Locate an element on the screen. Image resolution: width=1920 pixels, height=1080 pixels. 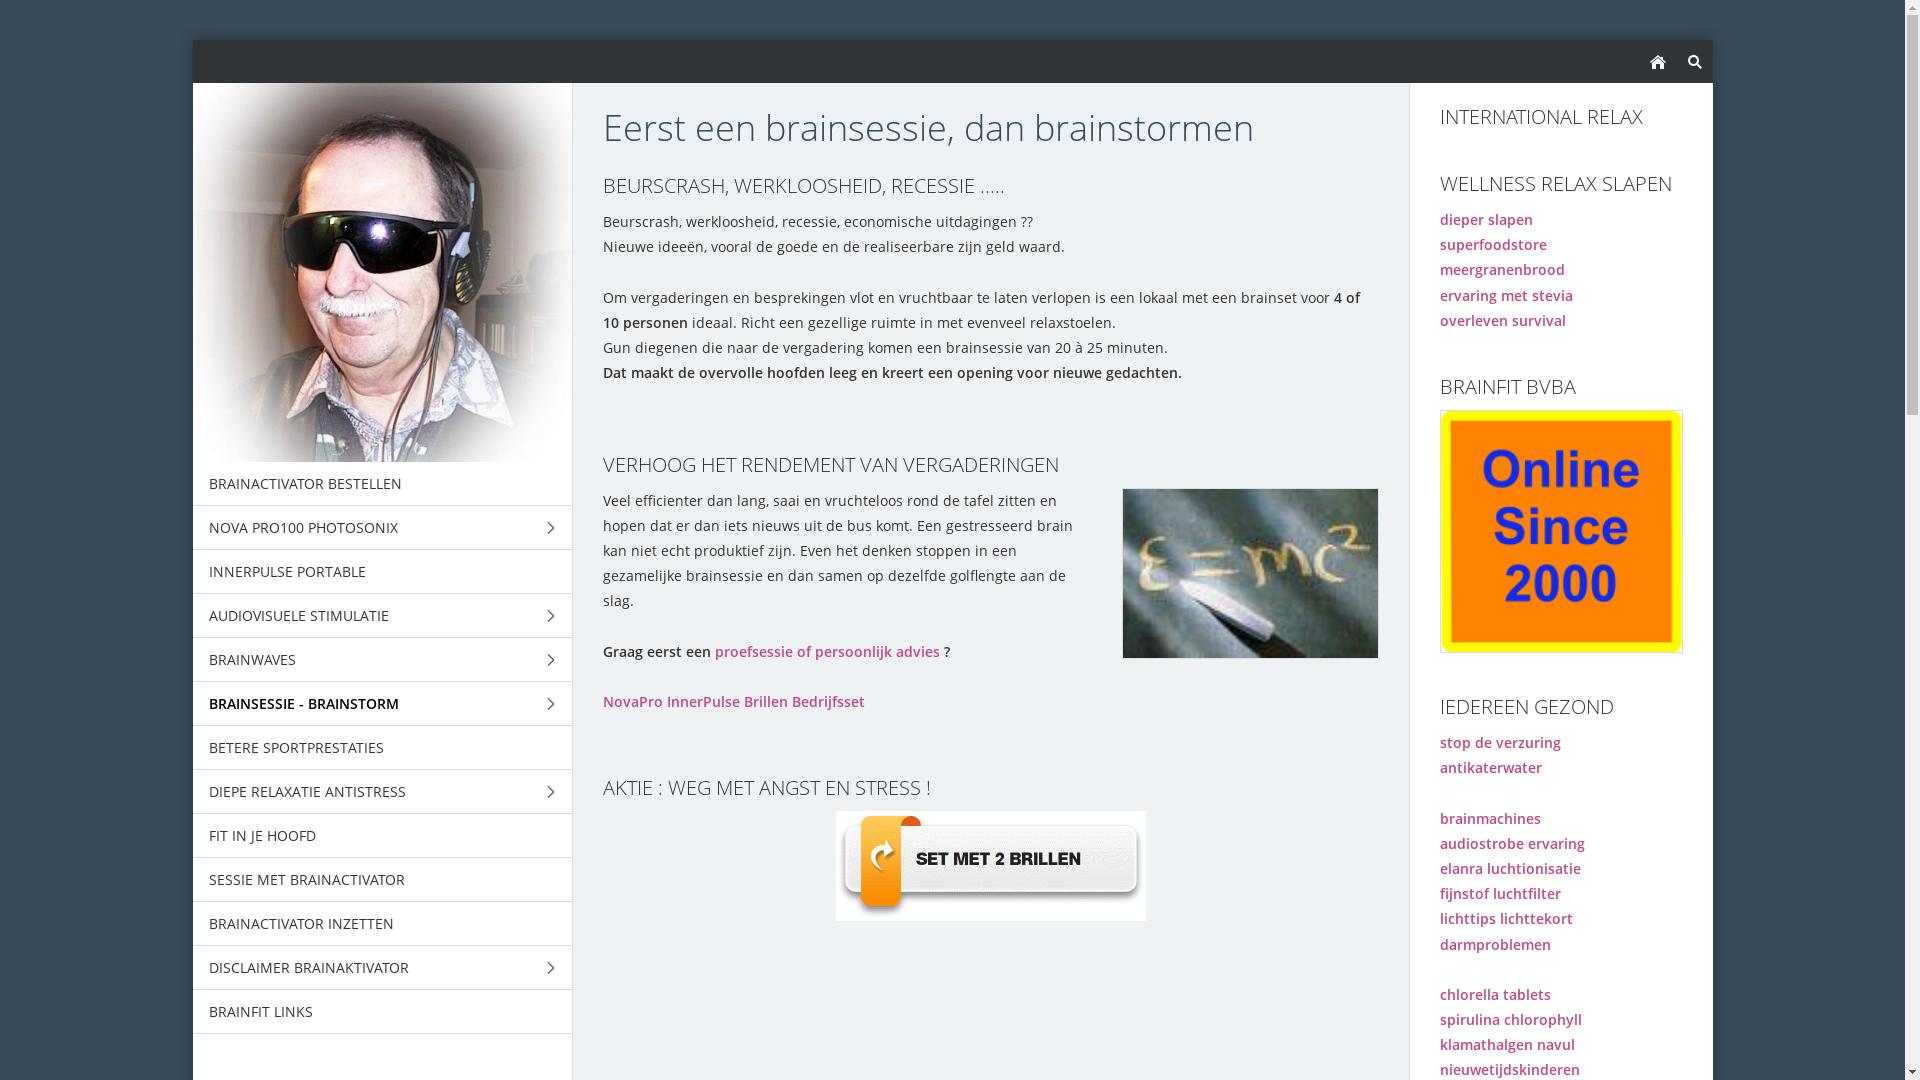
'nieuwetijdskinderen' is located at coordinates (1510, 1068).